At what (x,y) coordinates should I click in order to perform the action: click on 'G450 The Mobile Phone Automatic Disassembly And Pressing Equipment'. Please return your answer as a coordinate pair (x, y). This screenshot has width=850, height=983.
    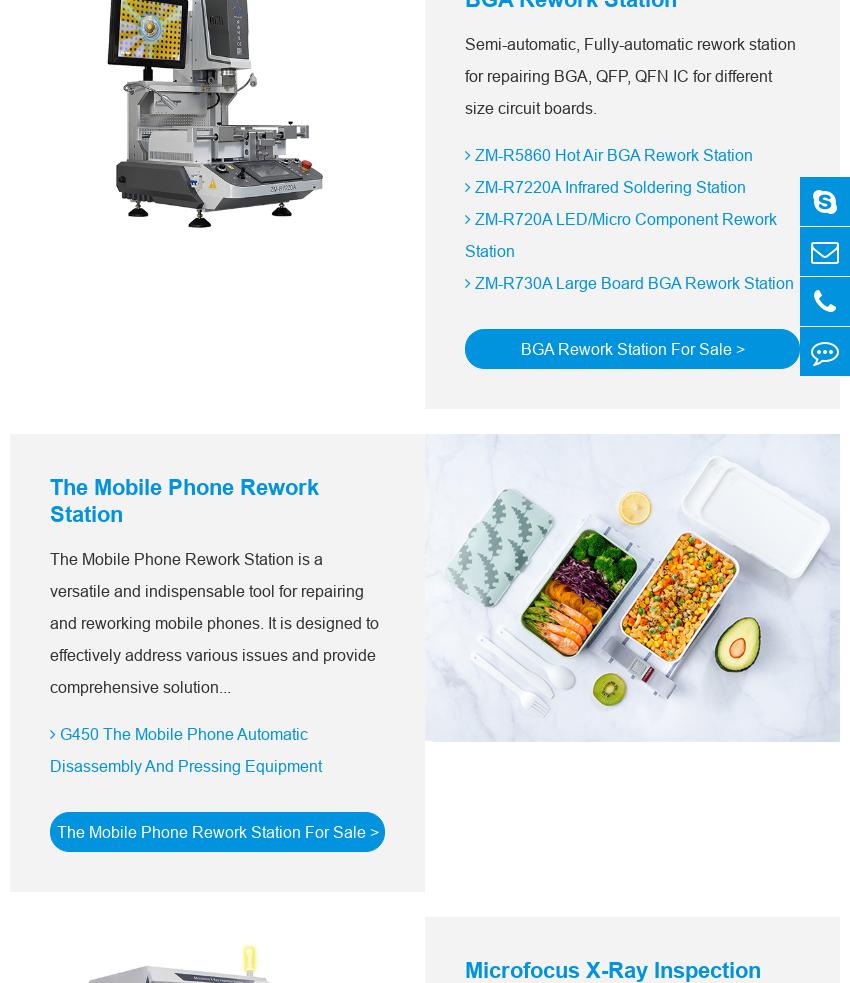
    Looking at the image, I should click on (184, 749).